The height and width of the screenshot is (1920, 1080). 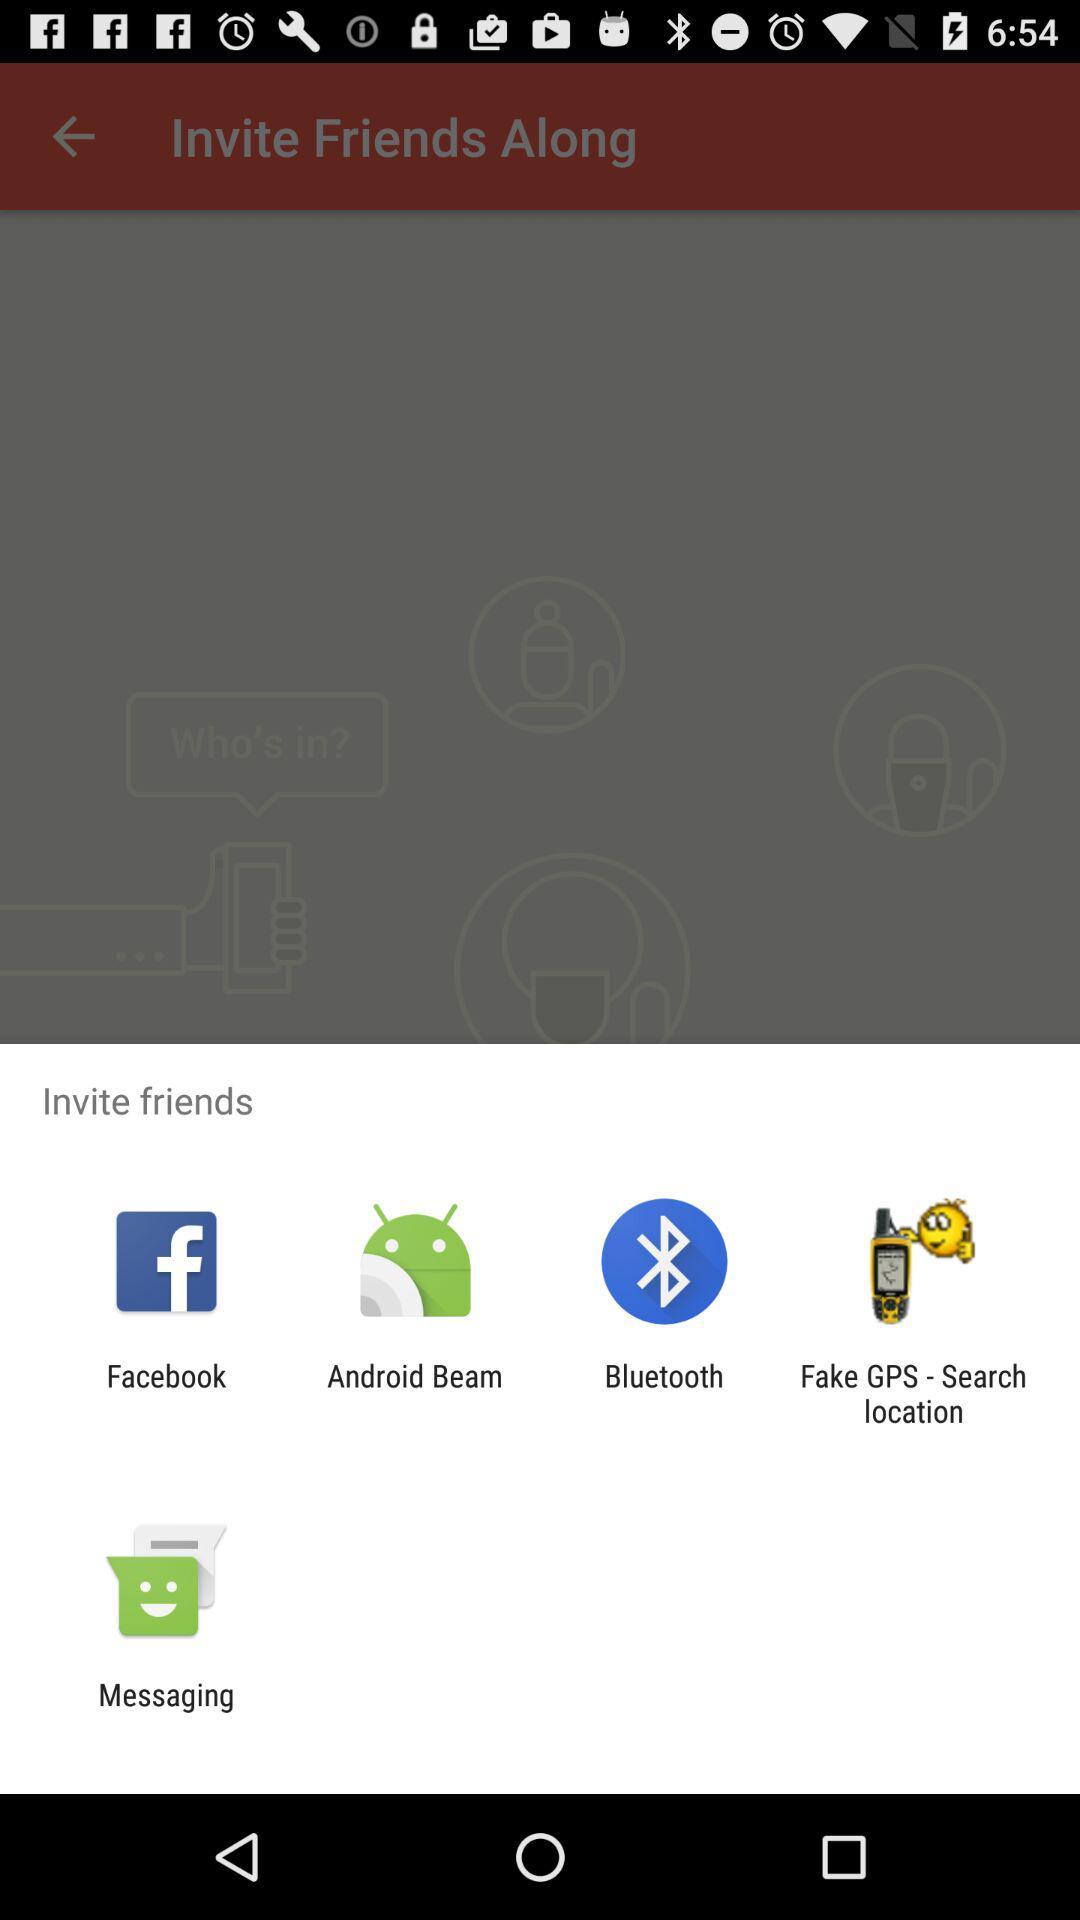 What do you see at coordinates (913, 1392) in the screenshot?
I see `the fake gps search item` at bounding box center [913, 1392].